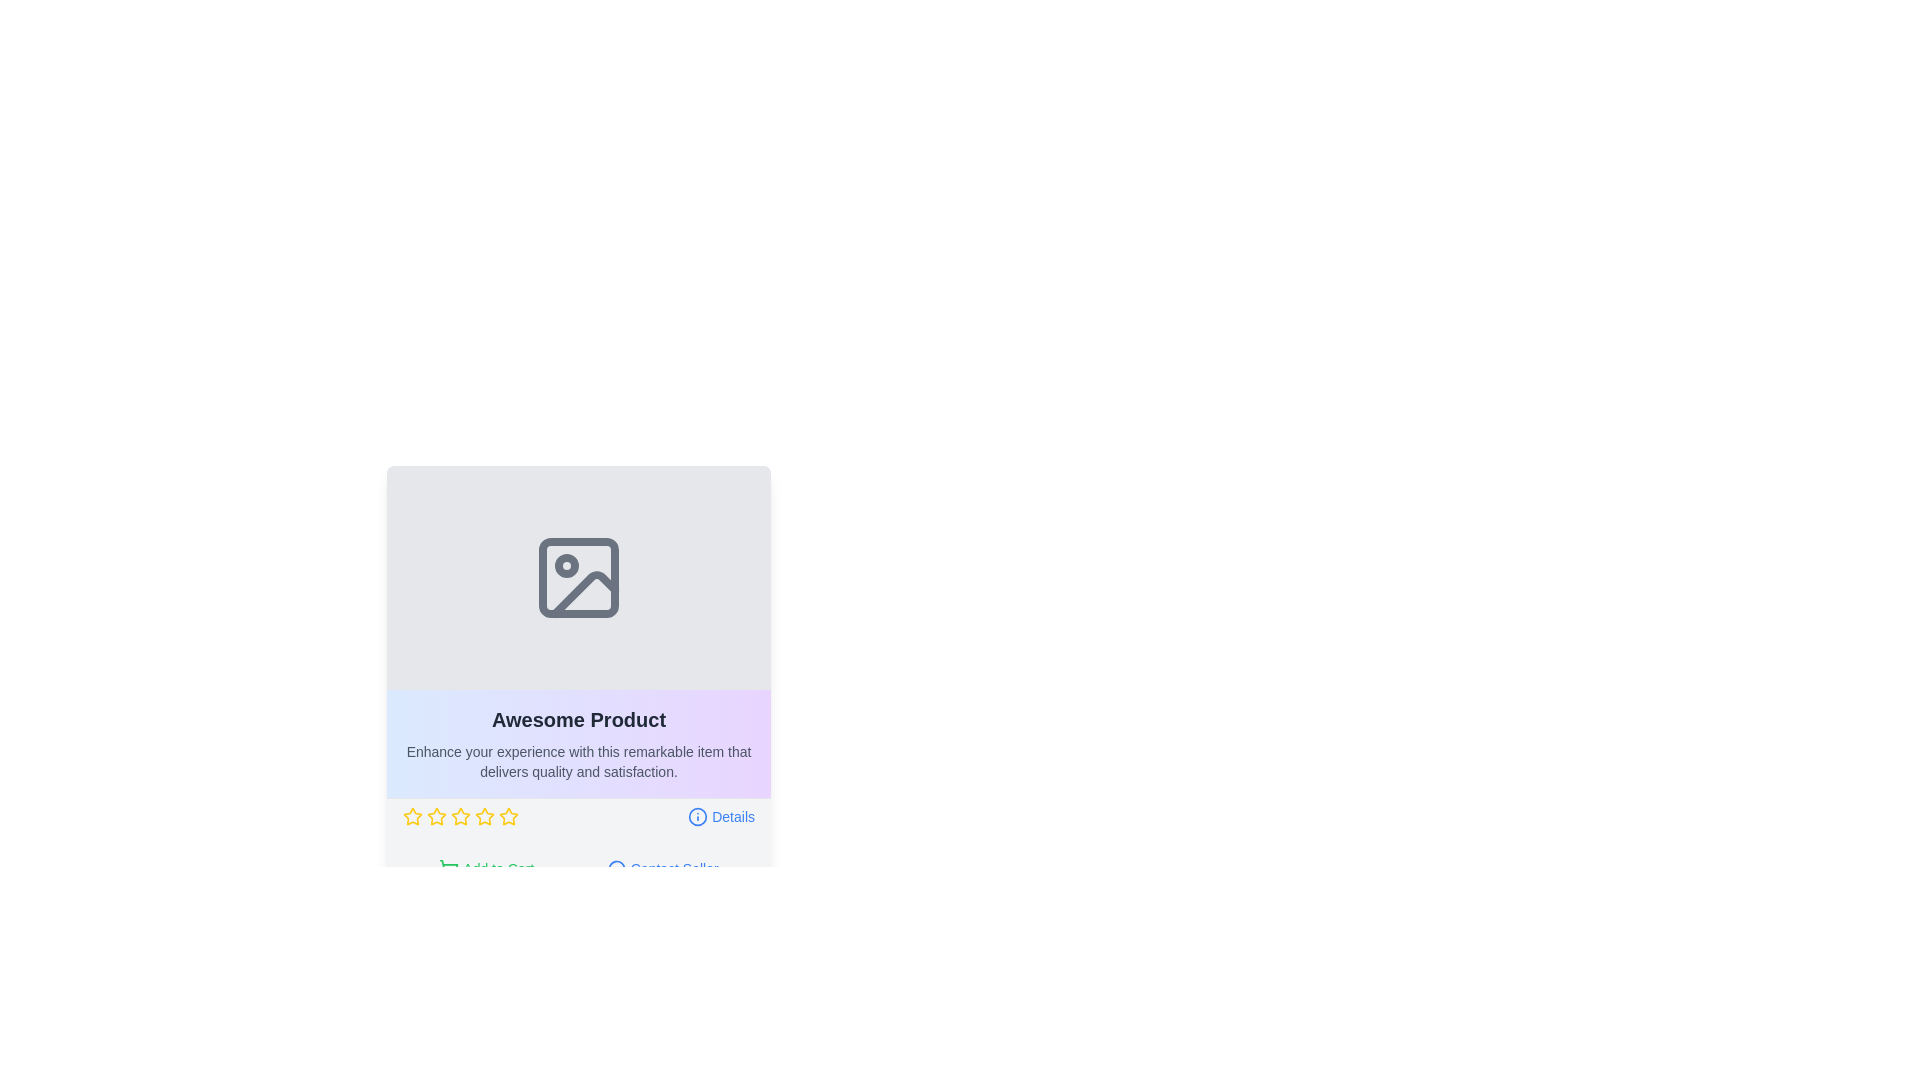  What do you see at coordinates (578, 744) in the screenshot?
I see `title and description text from the Text Block located below the placeholder image, which is centrally aligned and above the 'Details' link and star ratings` at bounding box center [578, 744].